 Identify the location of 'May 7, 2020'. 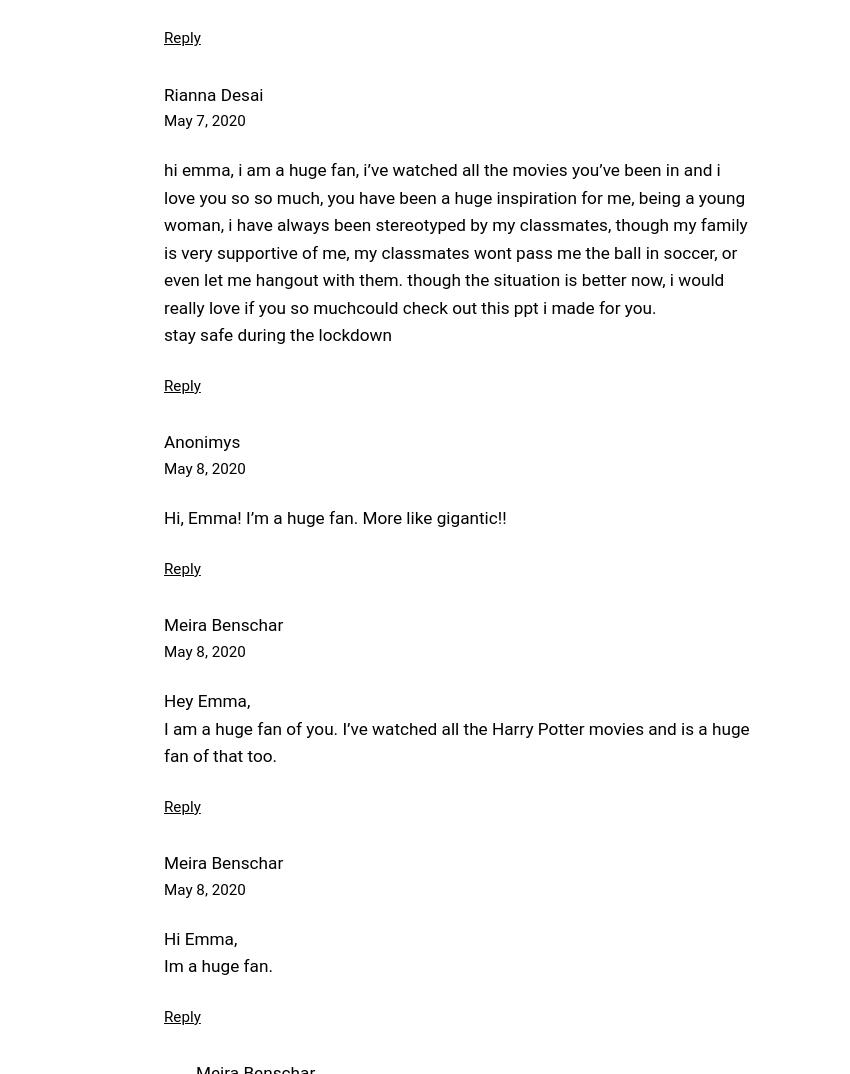
(203, 120).